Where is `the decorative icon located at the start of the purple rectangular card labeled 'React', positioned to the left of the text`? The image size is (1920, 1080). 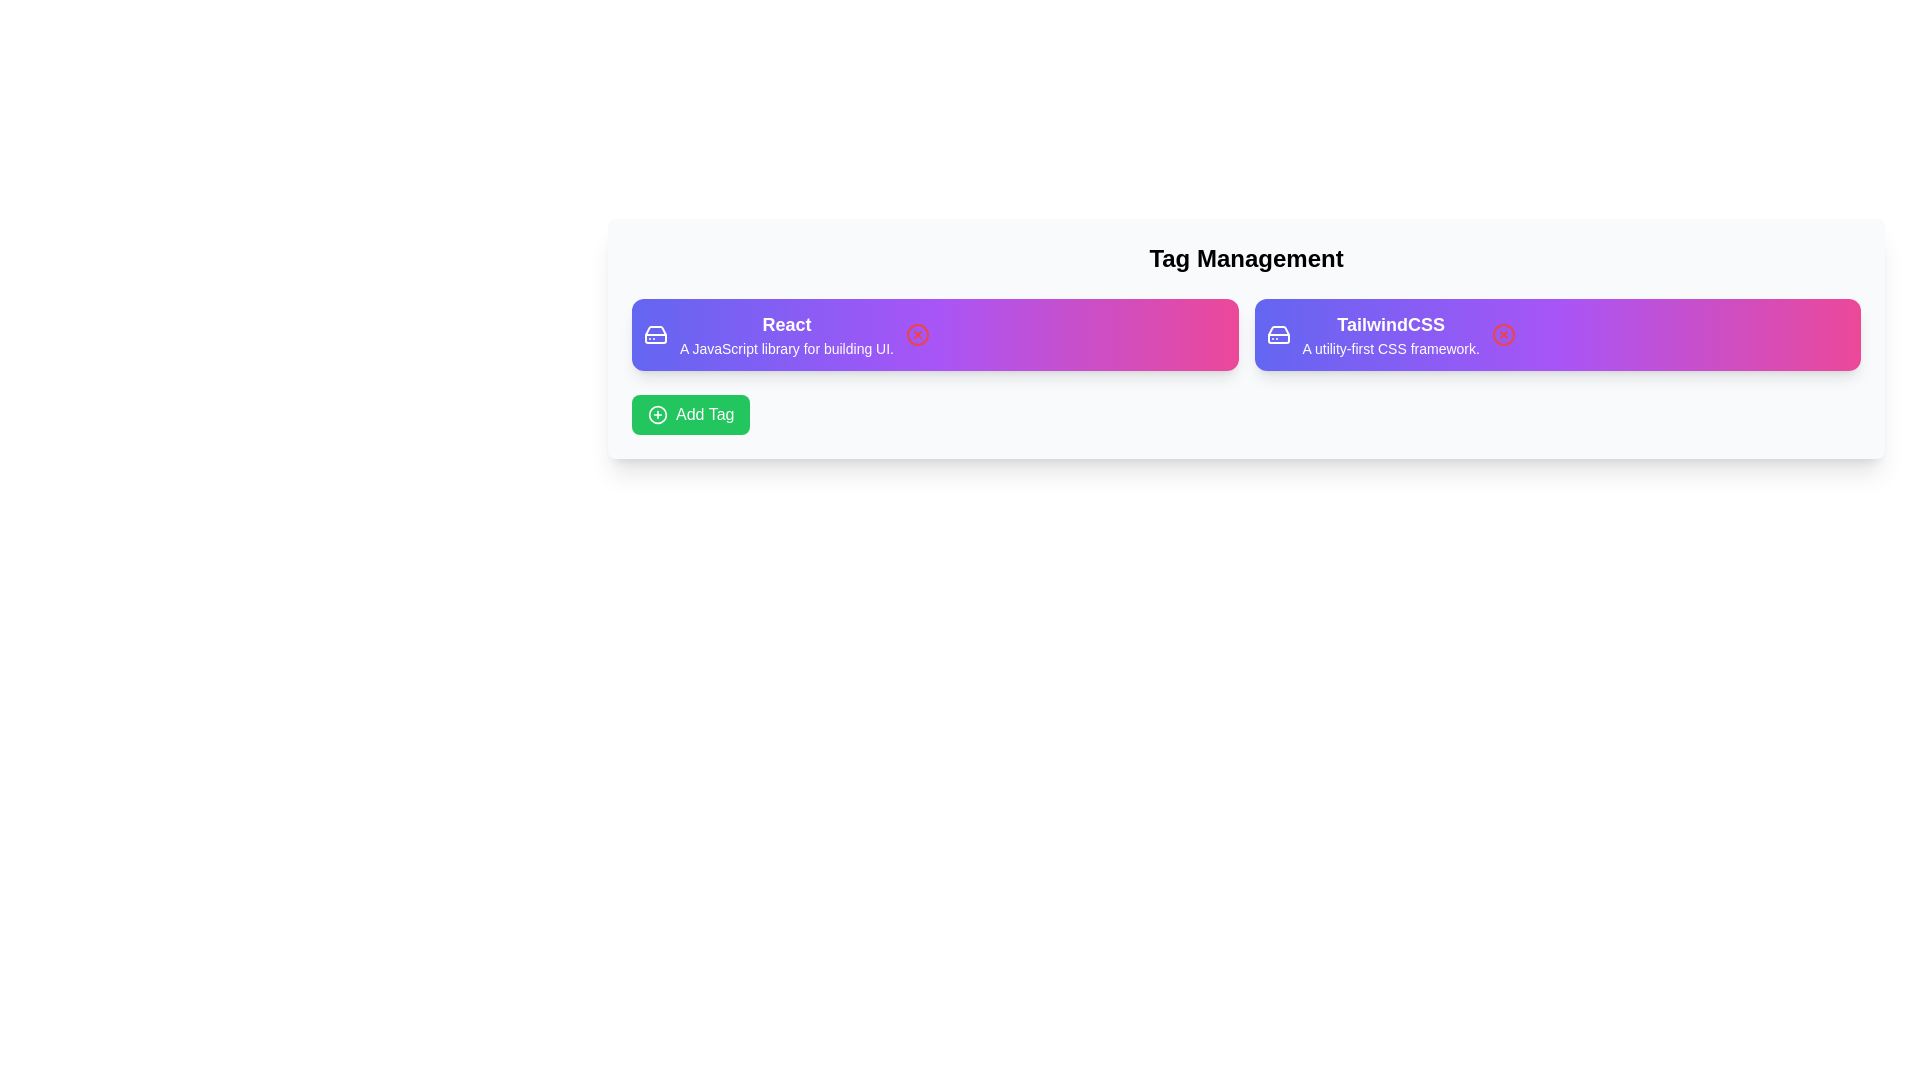
the decorative icon located at the start of the purple rectangular card labeled 'React', positioned to the left of the text is located at coordinates (656, 334).